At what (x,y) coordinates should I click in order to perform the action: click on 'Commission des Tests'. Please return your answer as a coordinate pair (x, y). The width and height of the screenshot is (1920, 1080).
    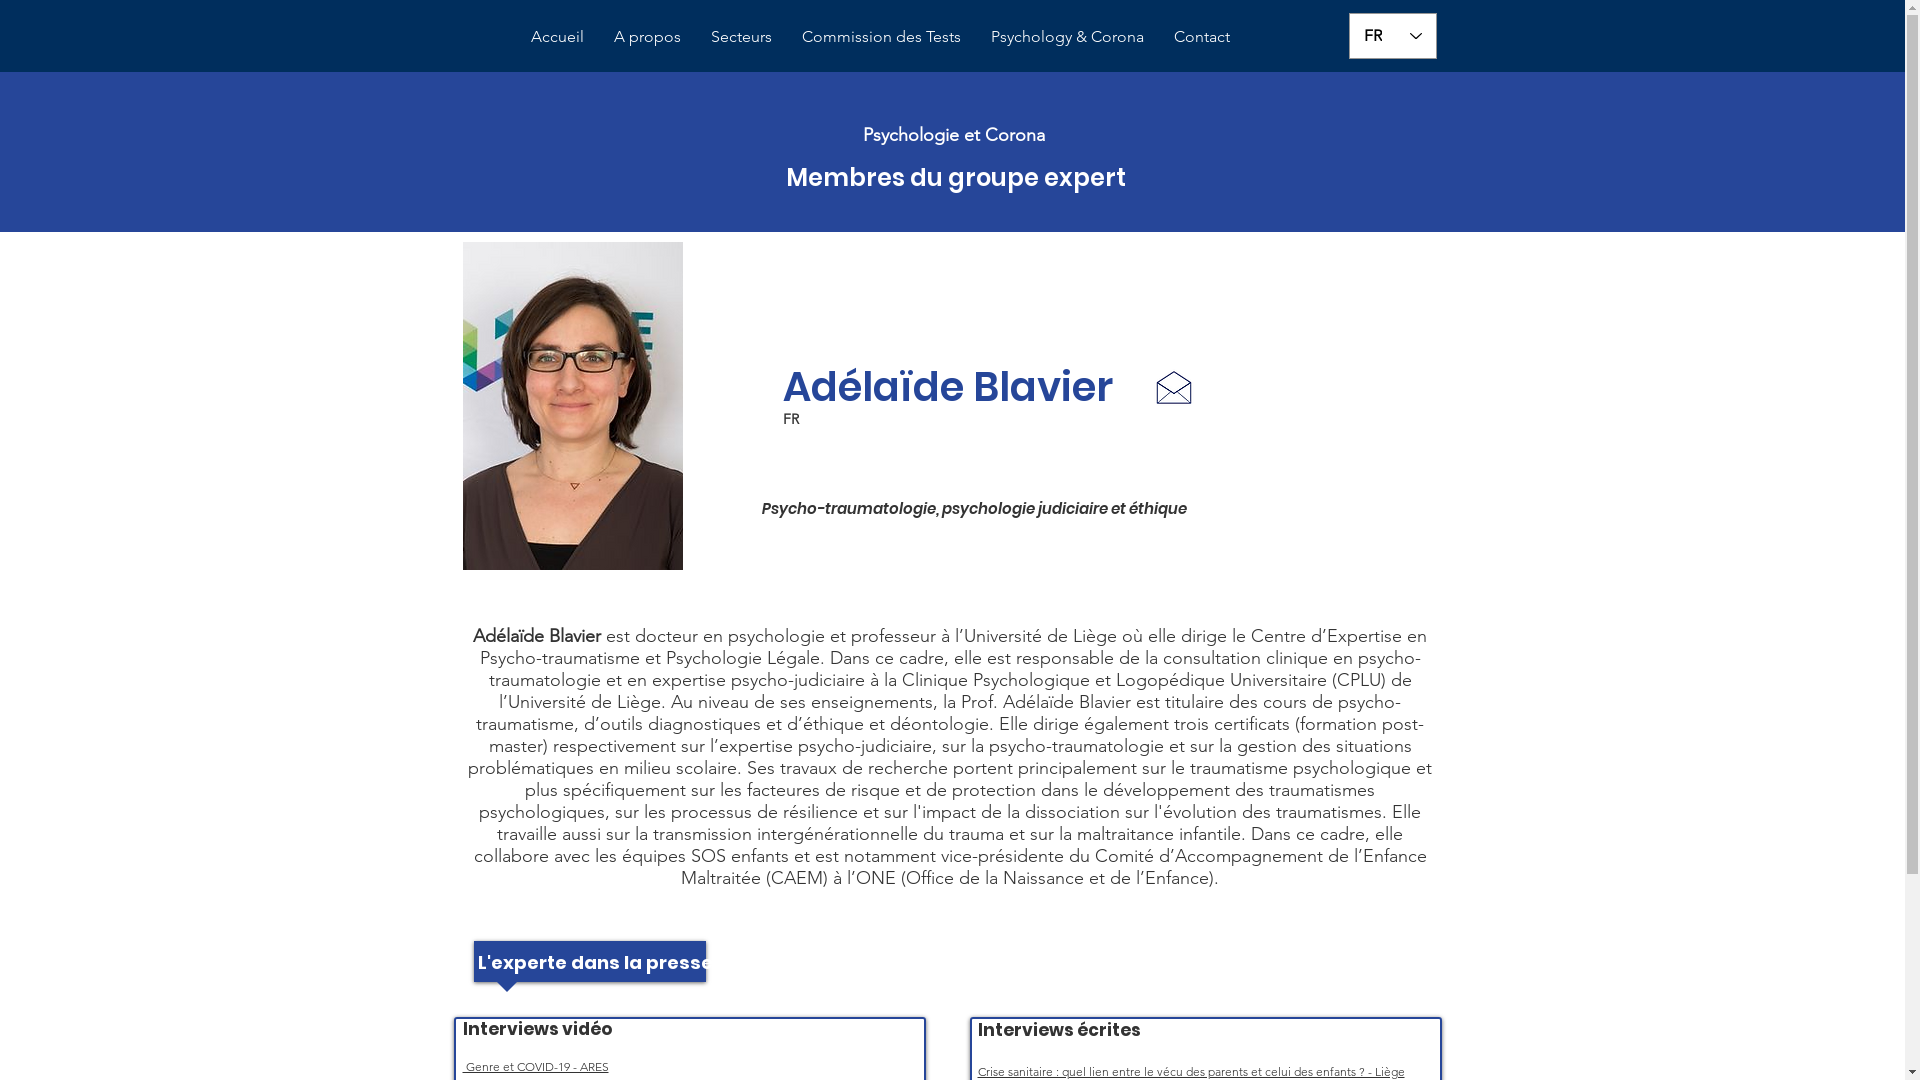
    Looking at the image, I should click on (786, 36).